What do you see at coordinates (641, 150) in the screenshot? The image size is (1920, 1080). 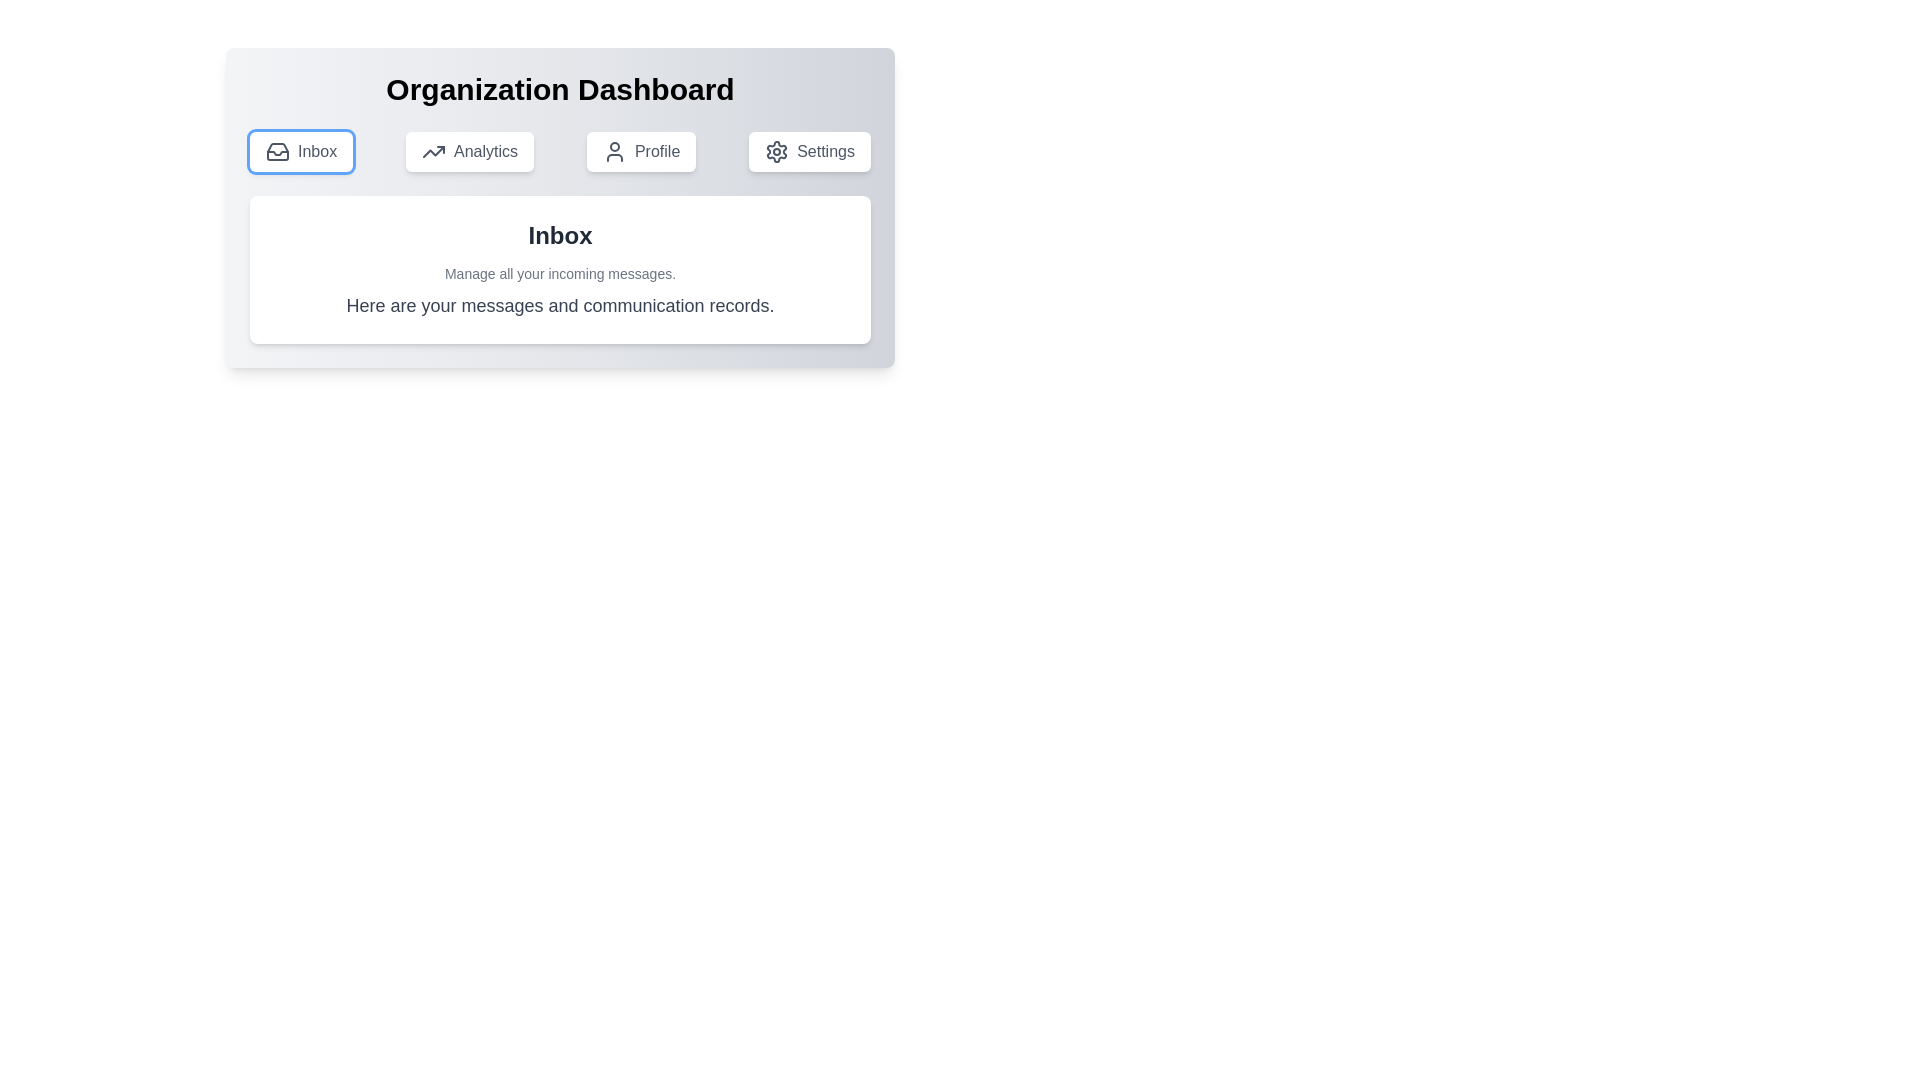 I see `the third navigation button located below the 'Organization Dashboard' heading` at bounding box center [641, 150].